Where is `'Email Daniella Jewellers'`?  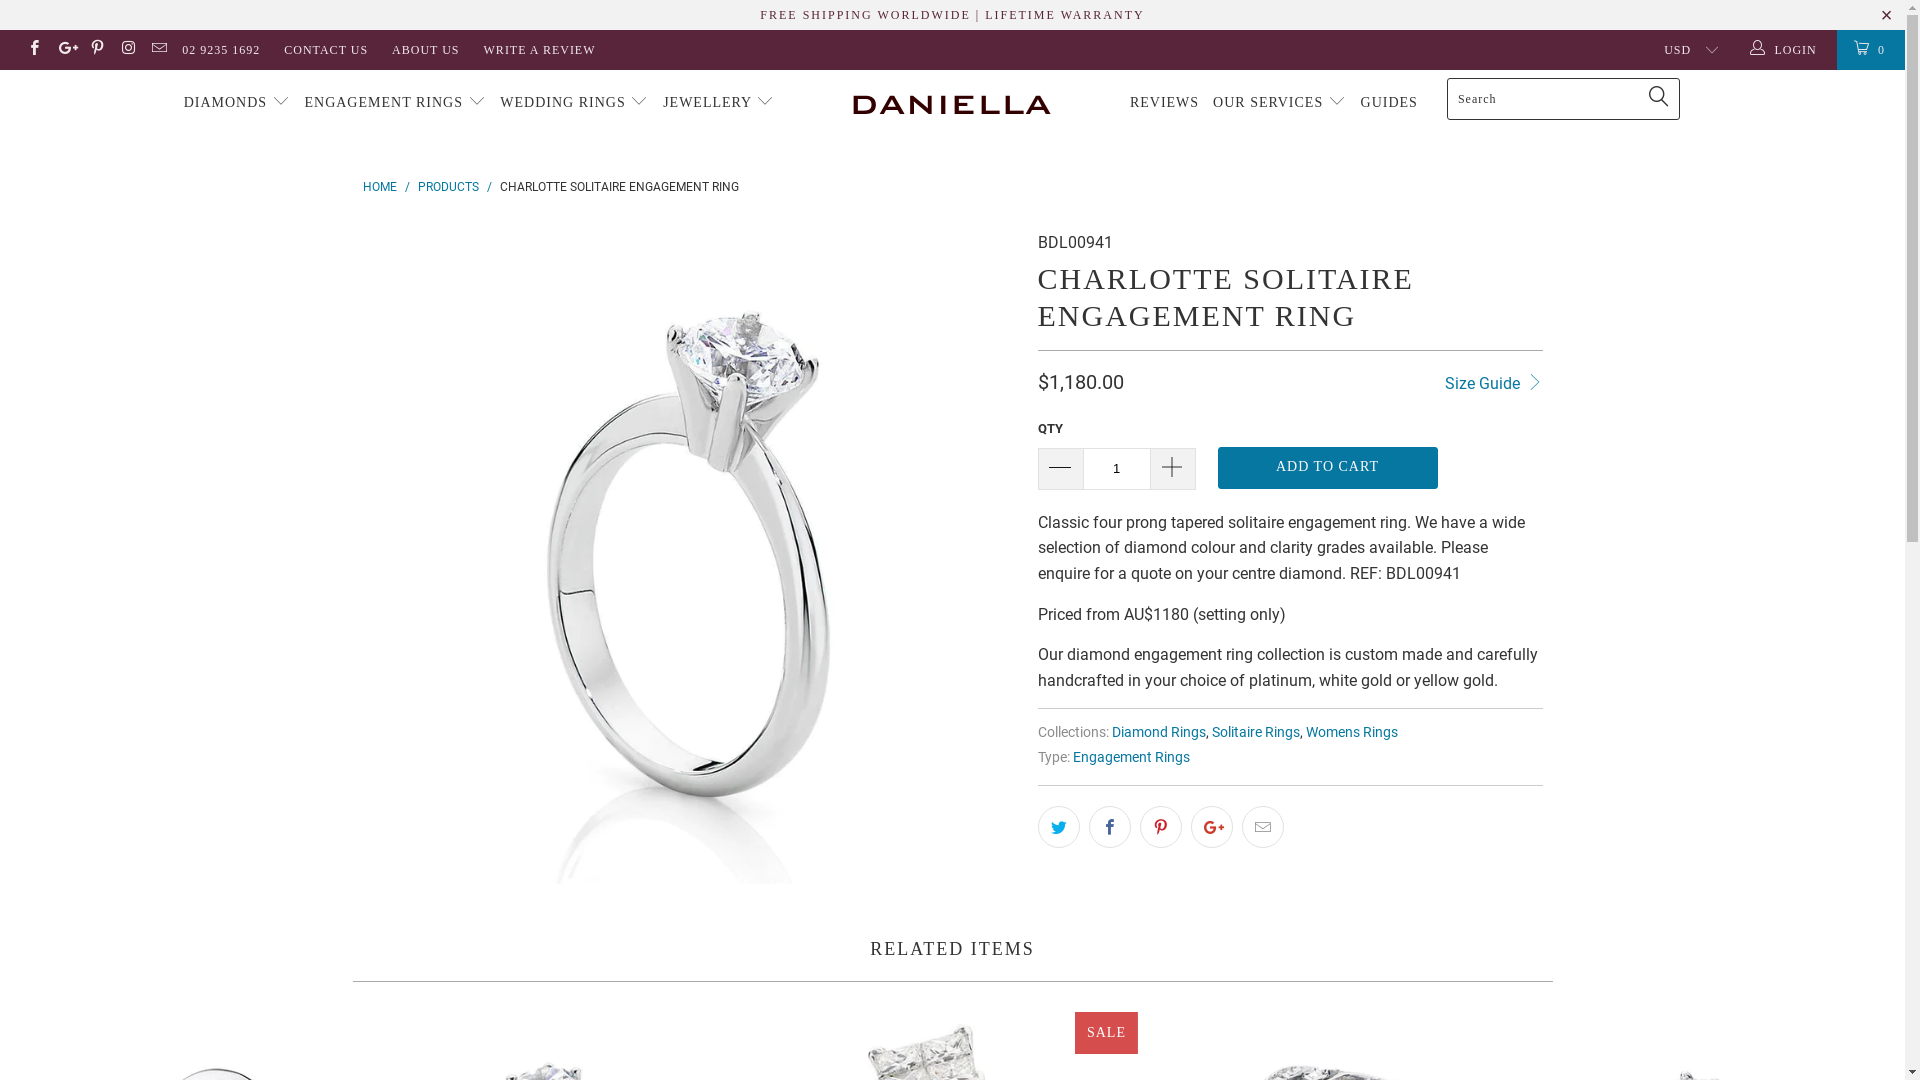 'Email Daniella Jewellers' is located at coordinates (157, 49).